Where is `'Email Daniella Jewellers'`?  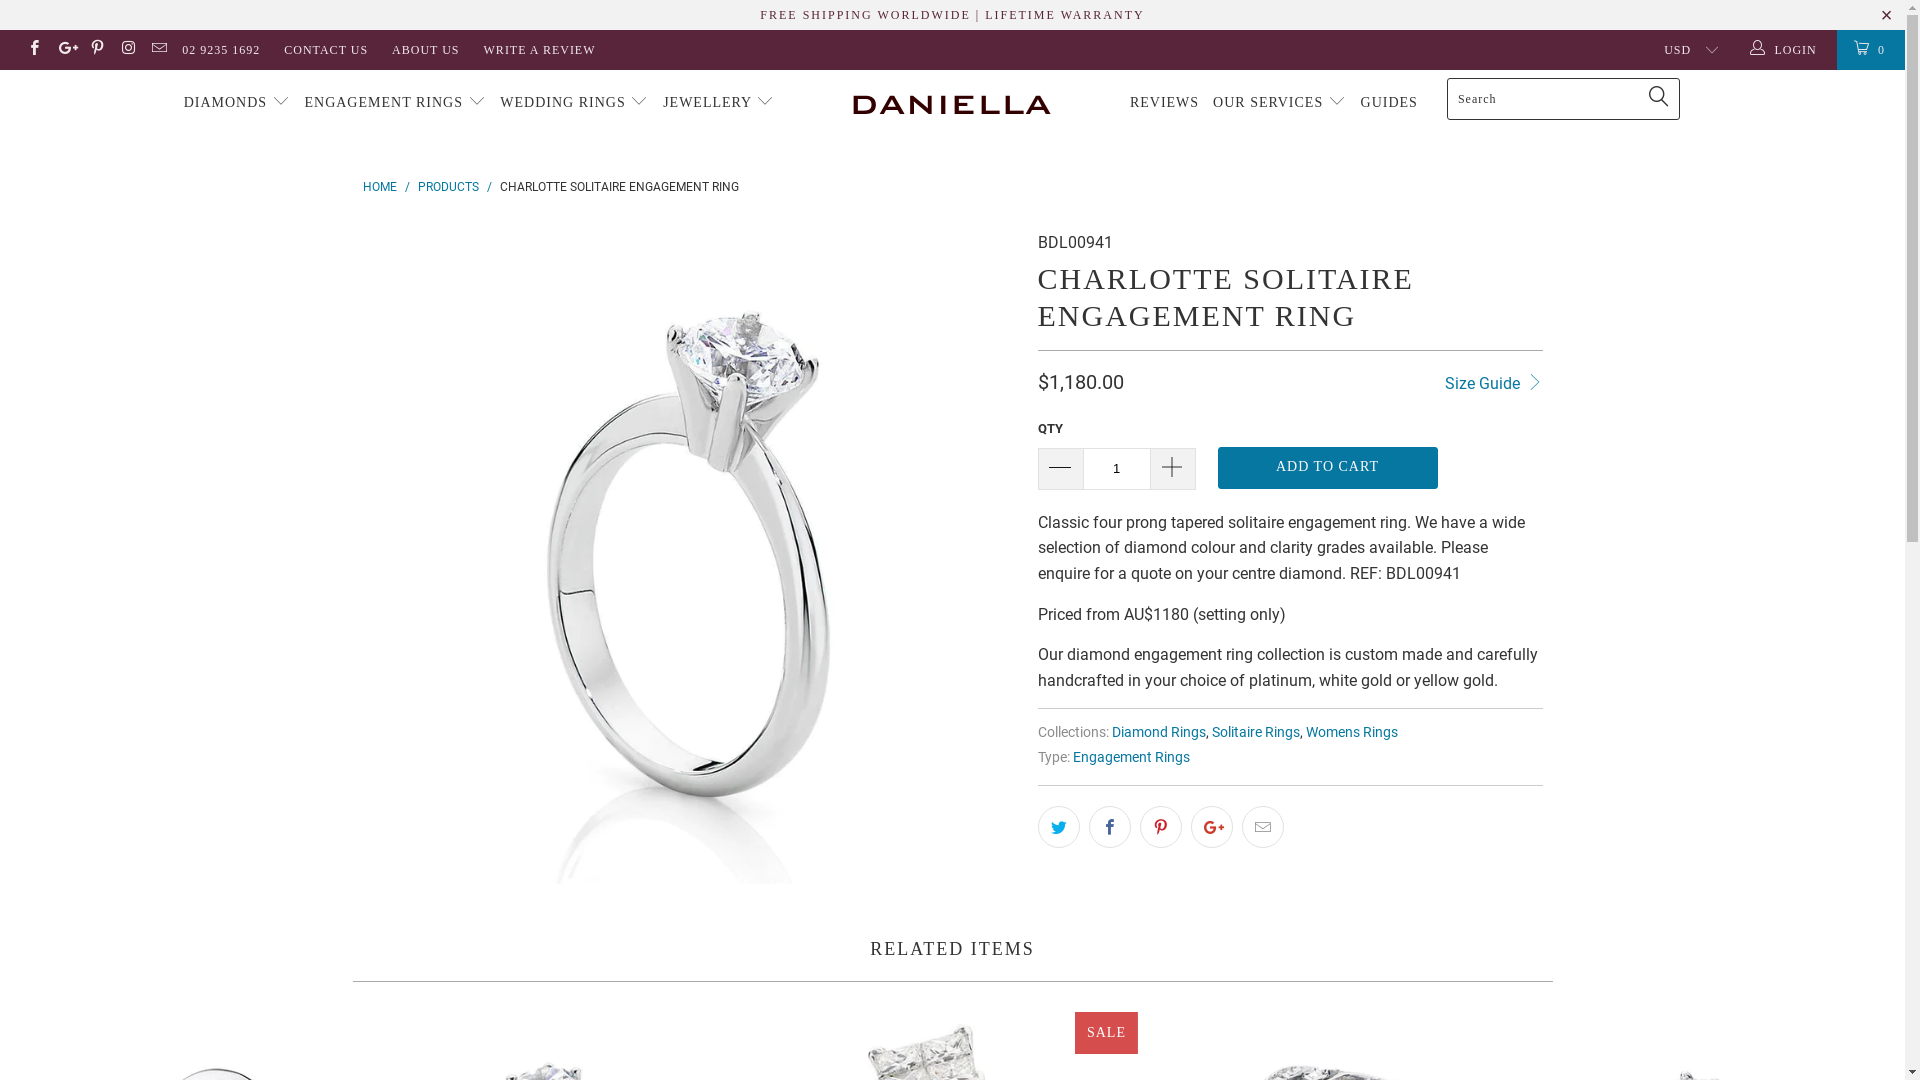 'Email Daniella Jewellers' is located at coordinates (157, 49).